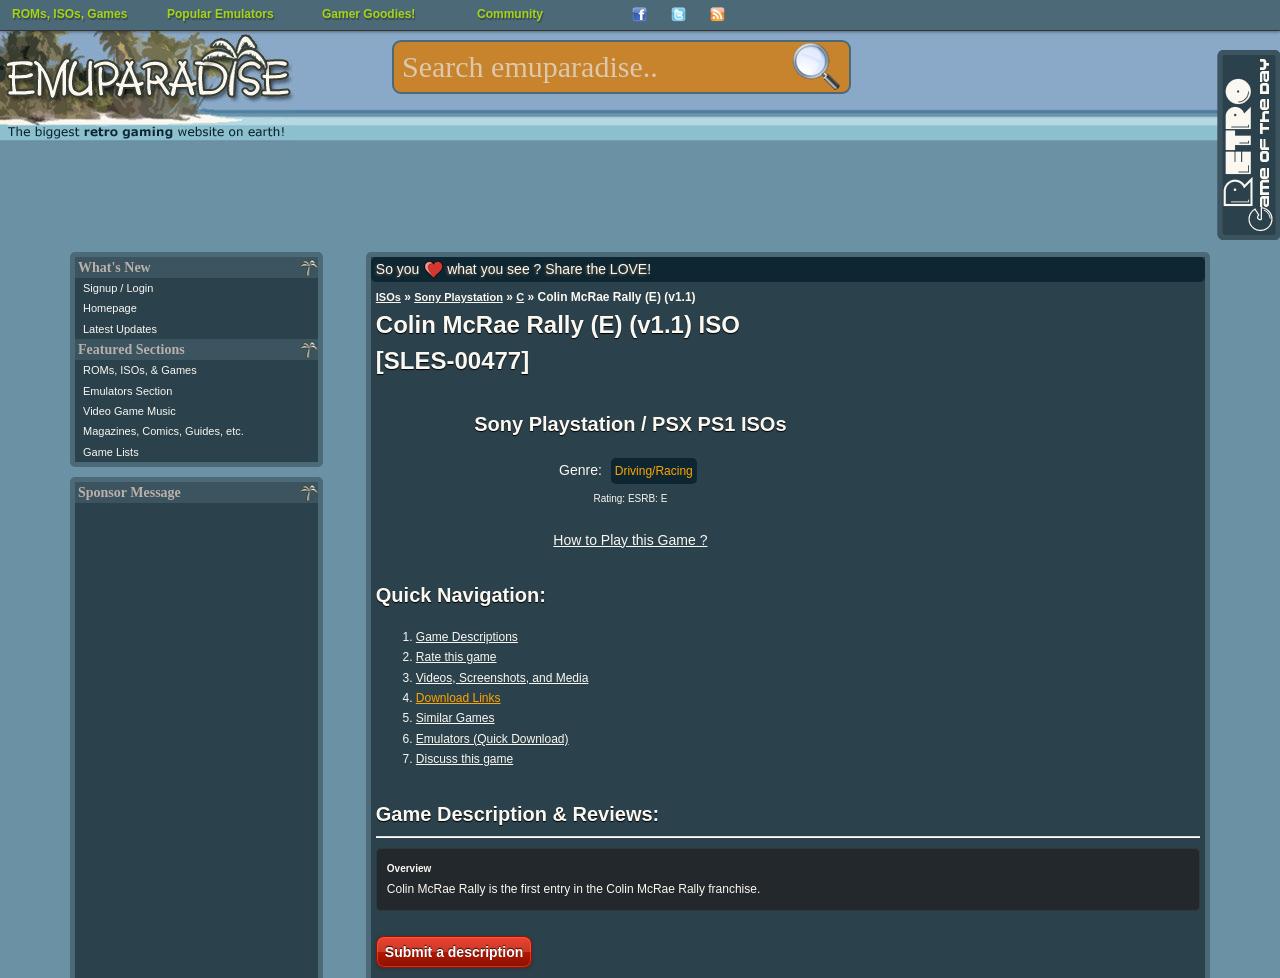 Image resolution: width=1280 pixels, height=978 pixels. I want to click on 'what you see ? Share the LOVE!', so click(546, 268).